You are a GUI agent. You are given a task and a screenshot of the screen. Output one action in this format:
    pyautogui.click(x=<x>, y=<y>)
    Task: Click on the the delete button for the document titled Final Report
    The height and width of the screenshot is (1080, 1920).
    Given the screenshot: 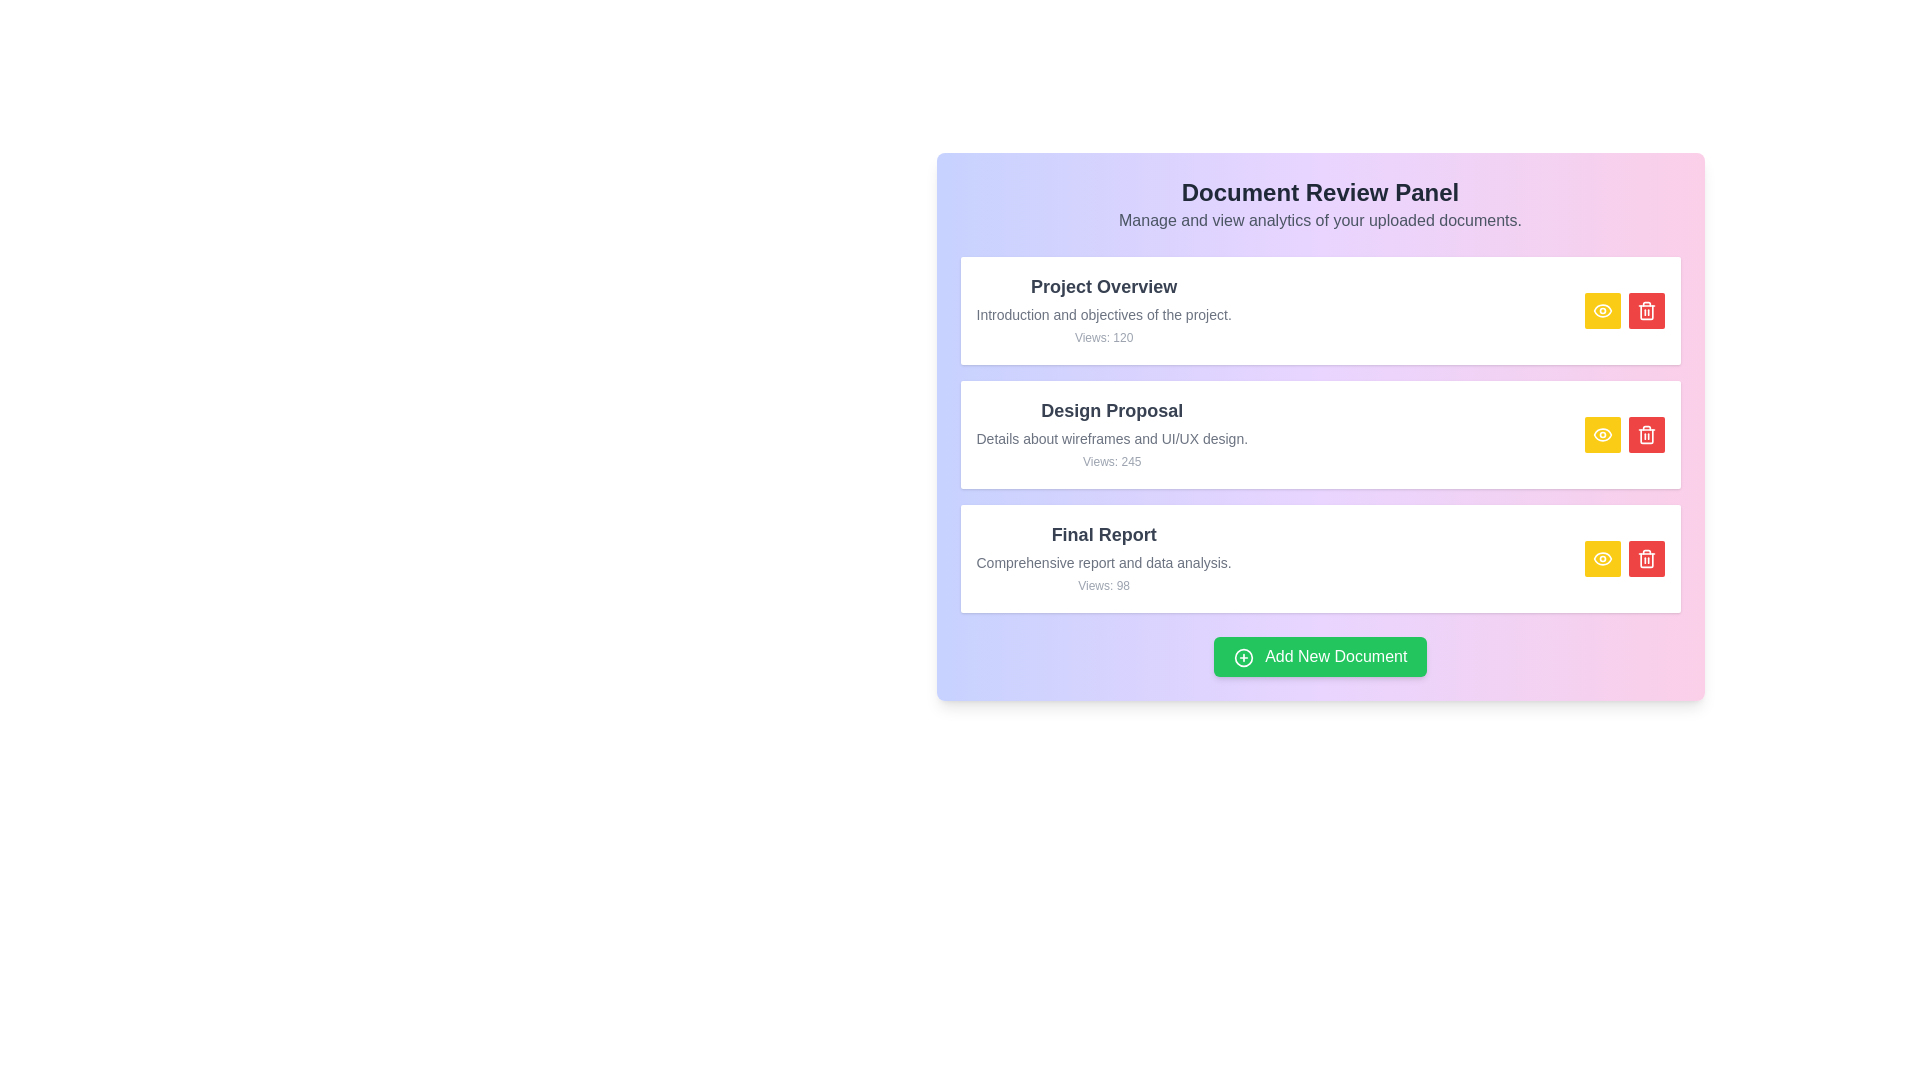 What is the action you would take?
    pyautogui.click(x=1646, y=559)
    